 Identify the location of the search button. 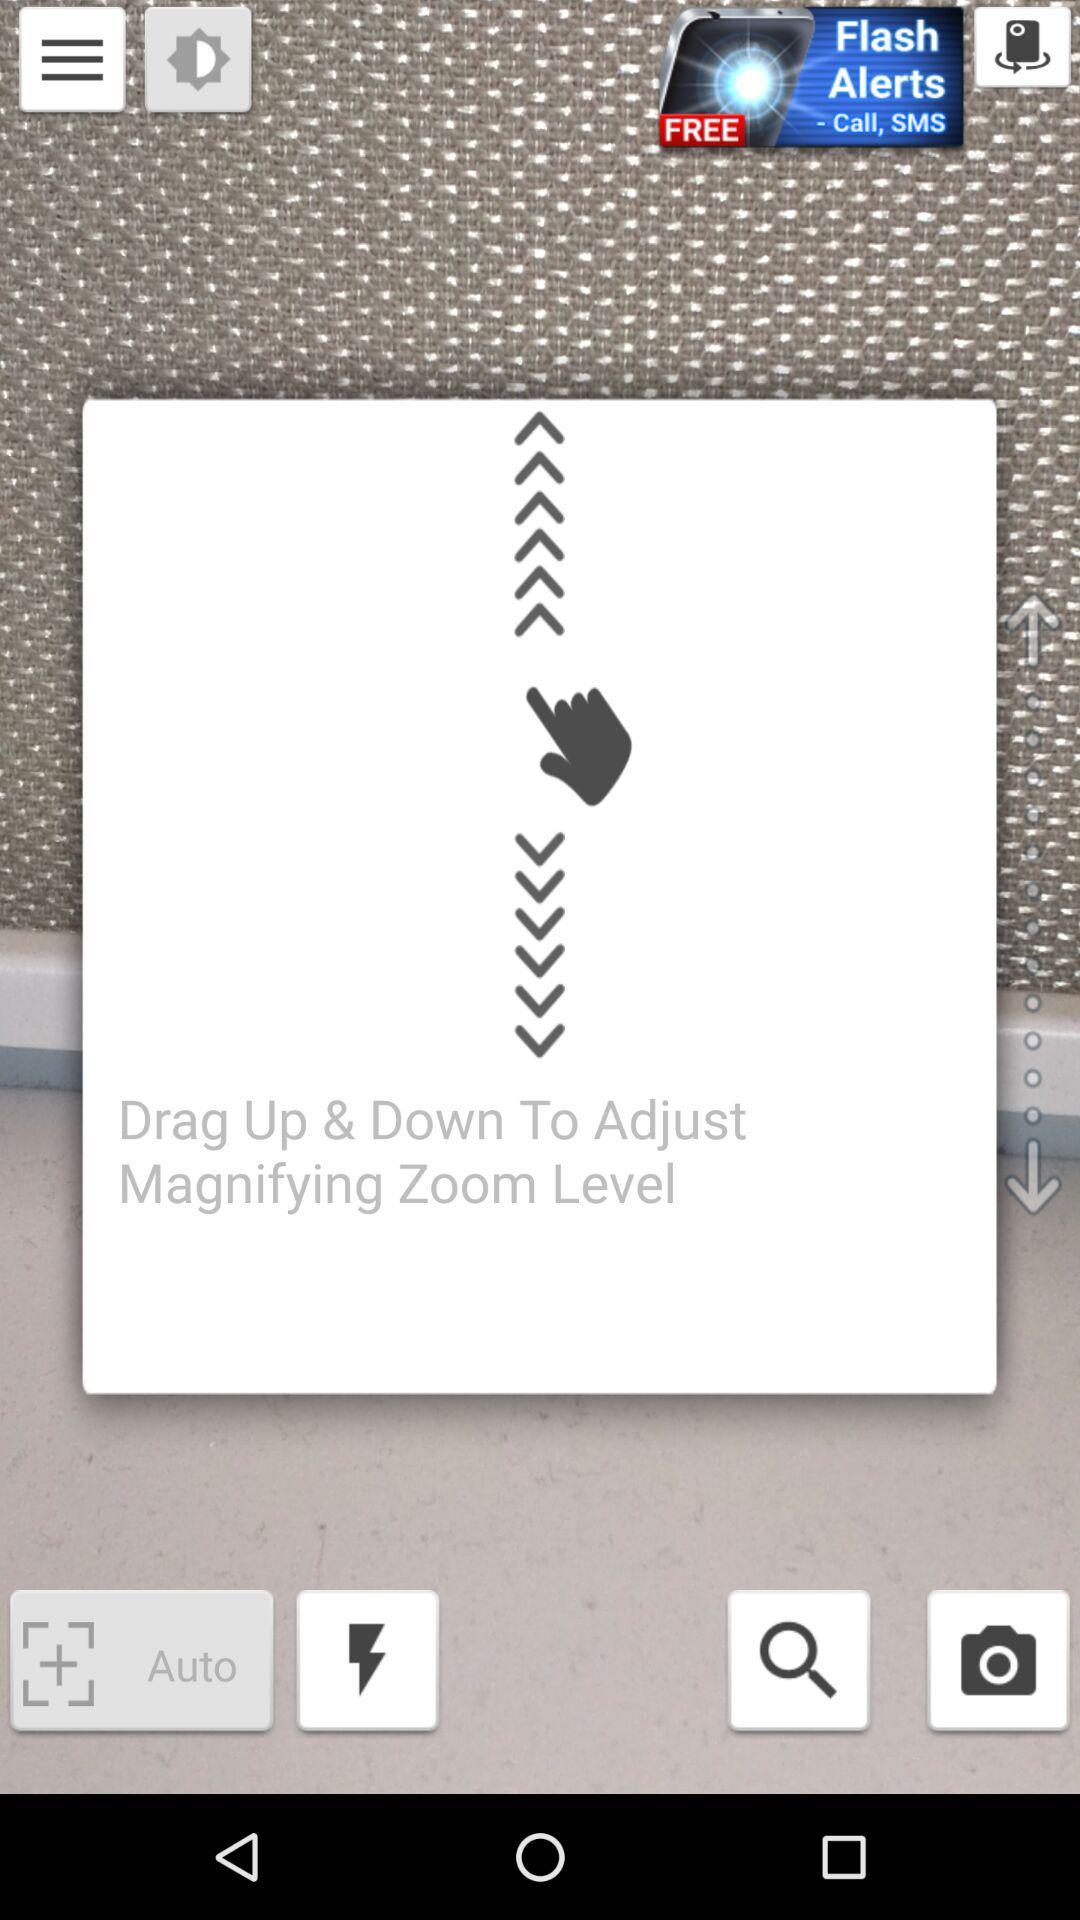
(798, 1664).